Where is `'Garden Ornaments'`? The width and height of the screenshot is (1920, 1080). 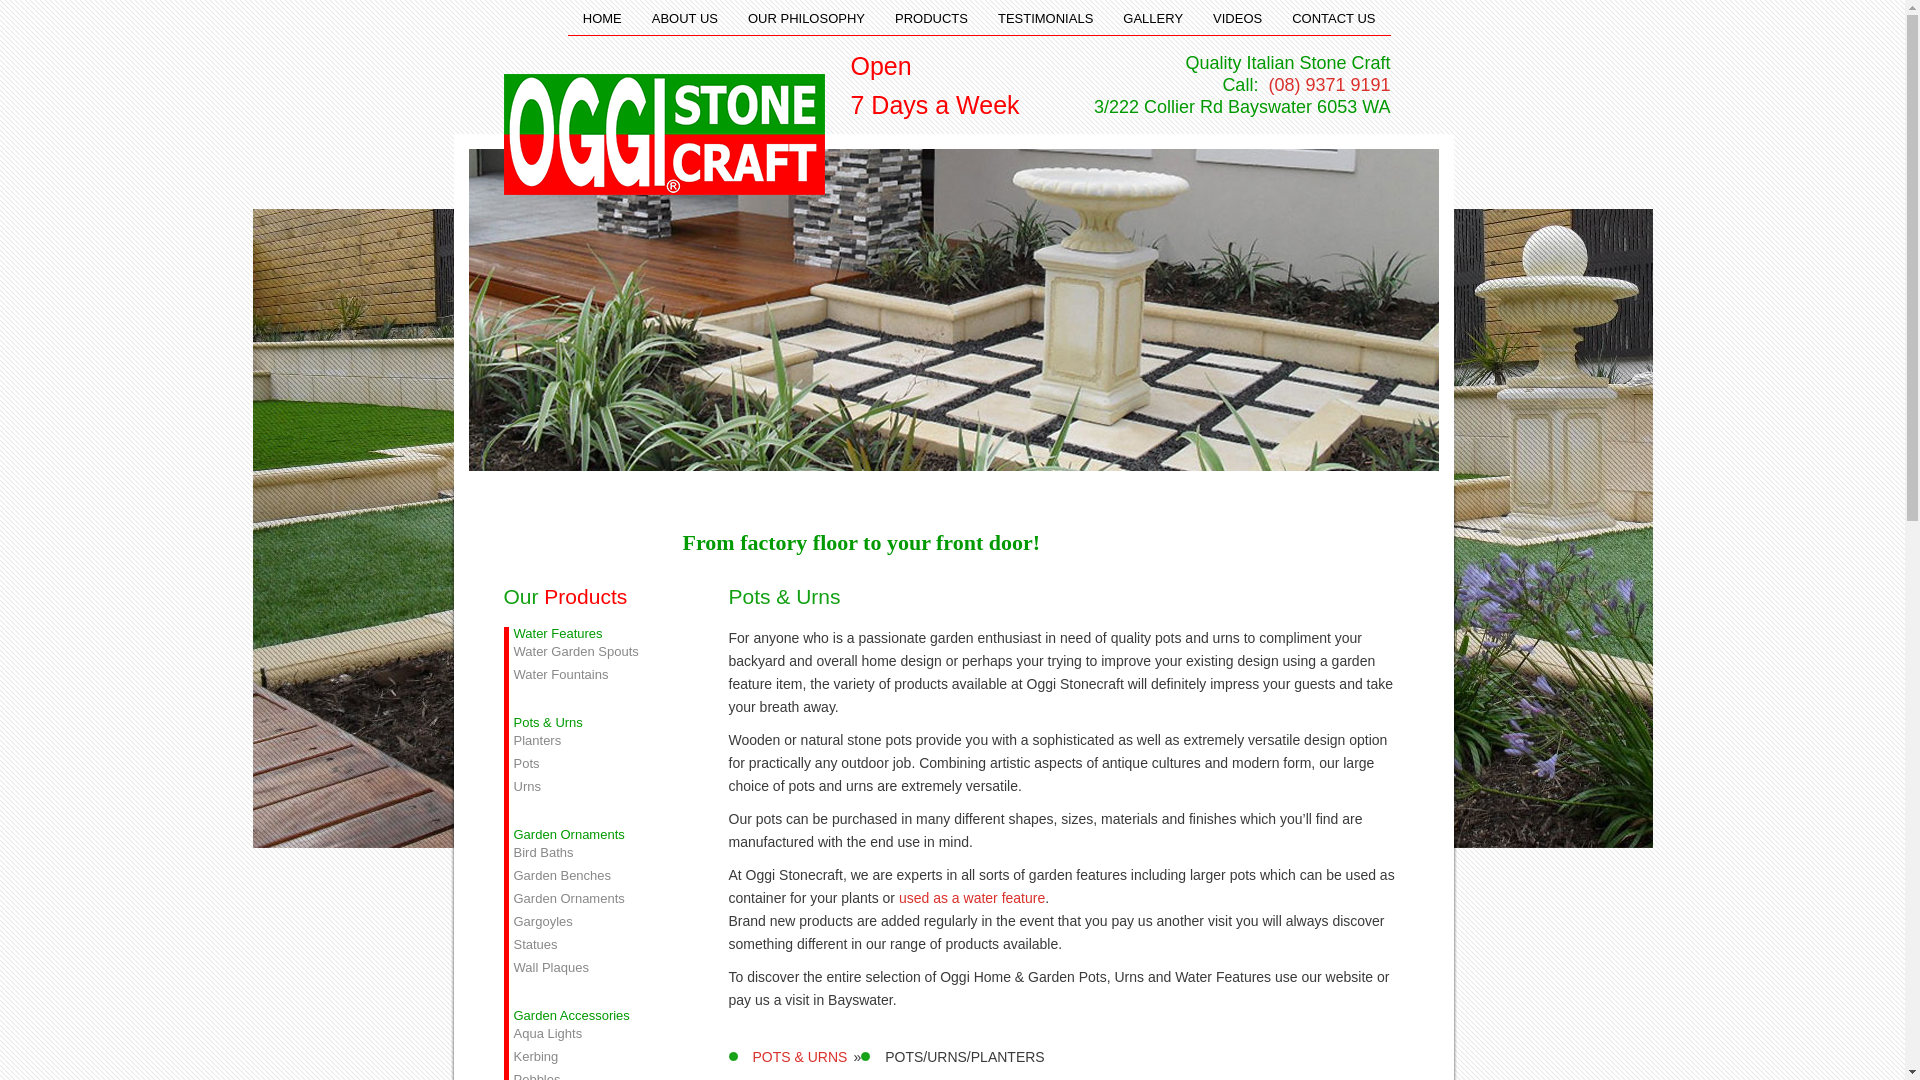 'Garden Ornaments' is located at coordinates (595, 897).